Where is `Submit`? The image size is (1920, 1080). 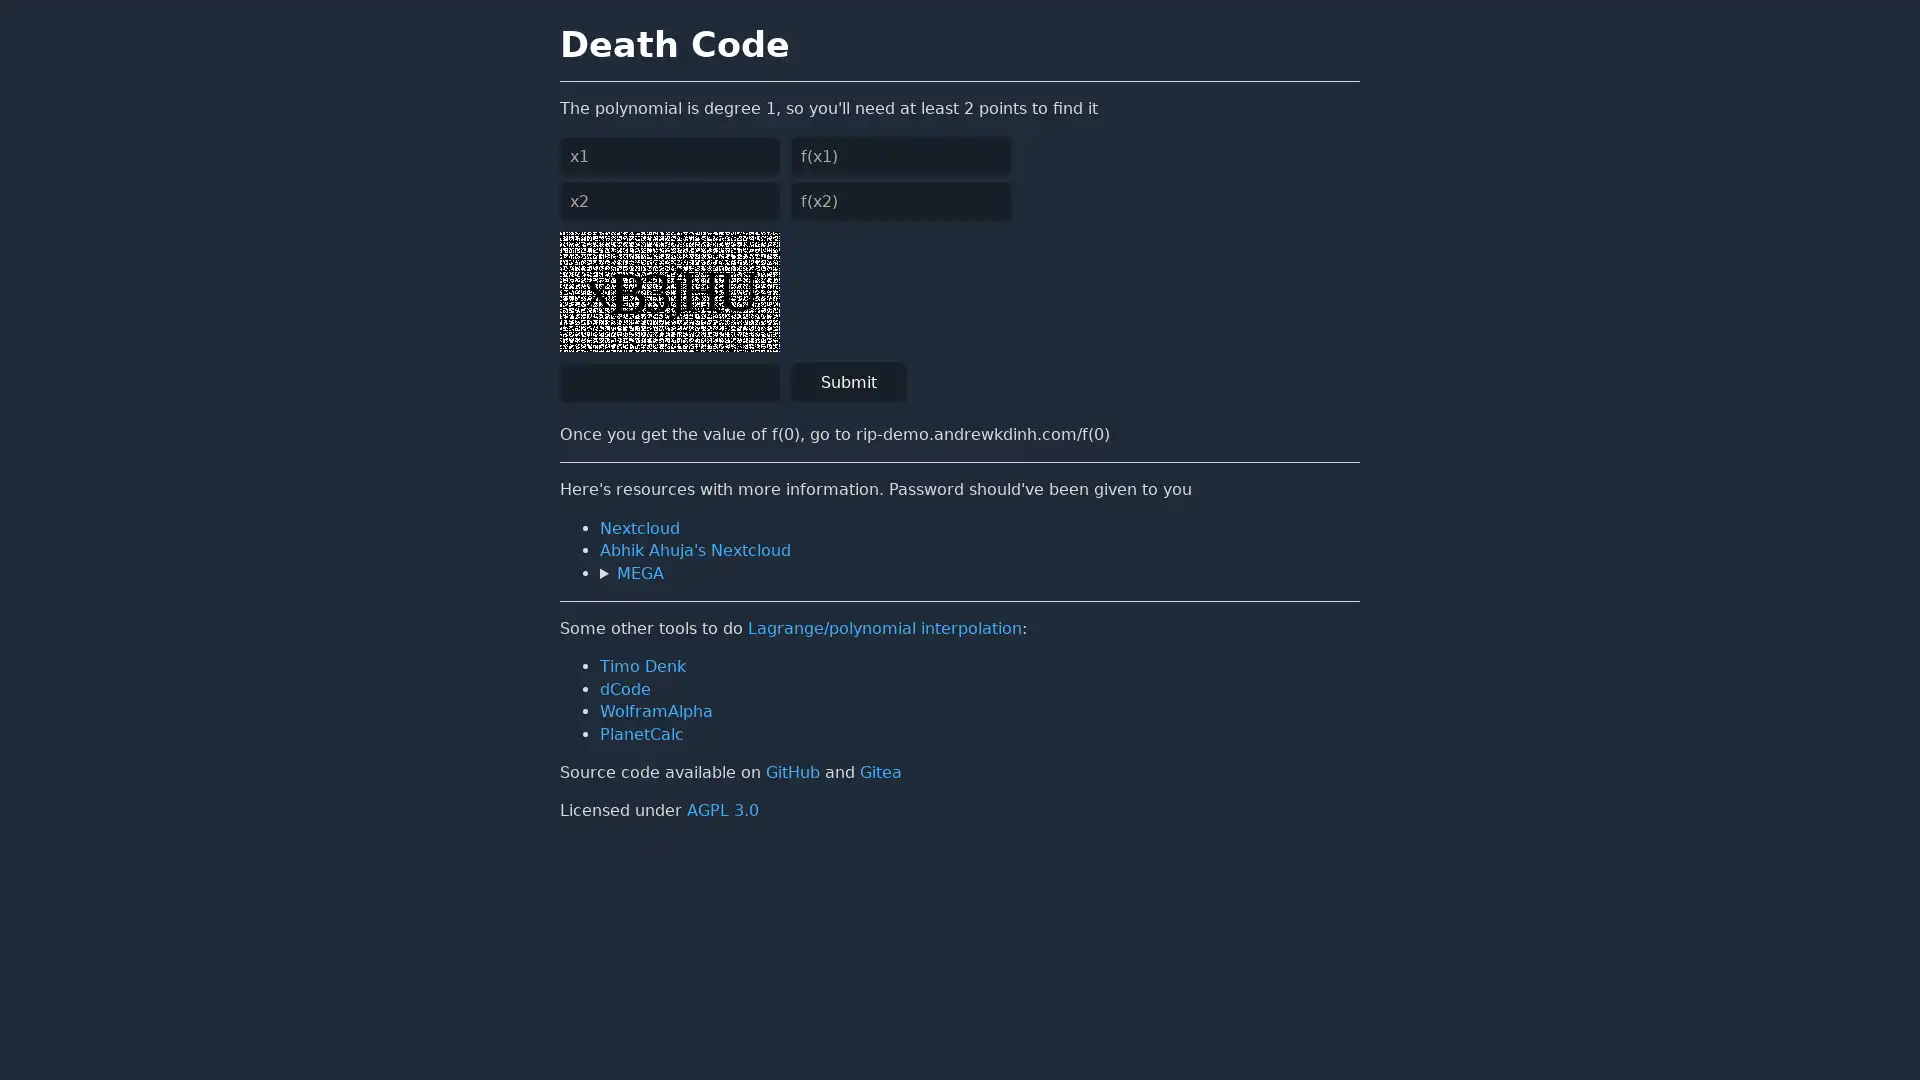 Submit is located at coordinates (849, 382).